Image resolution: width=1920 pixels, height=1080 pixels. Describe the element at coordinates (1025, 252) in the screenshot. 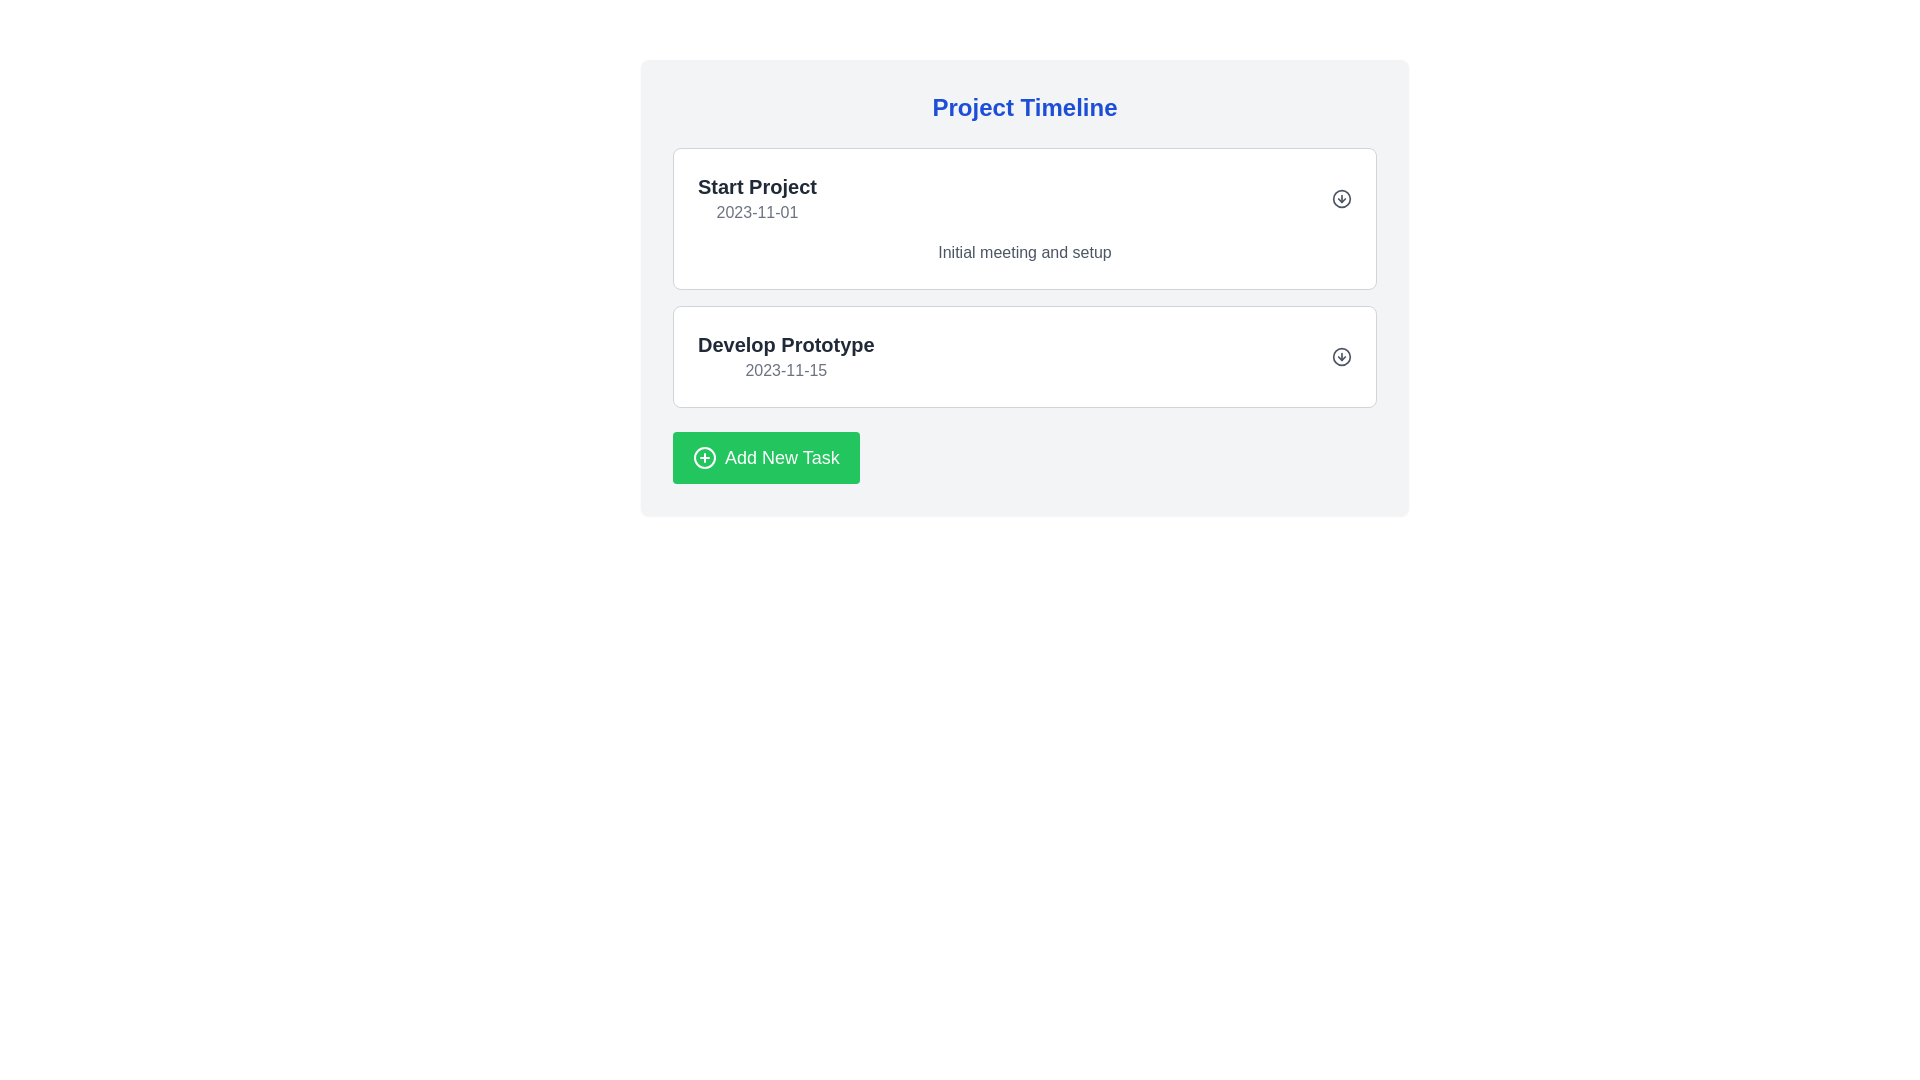

I see `the text label reading 'Initial meeting and setup' located at the bottom of the 'Start Project' card` at that location.